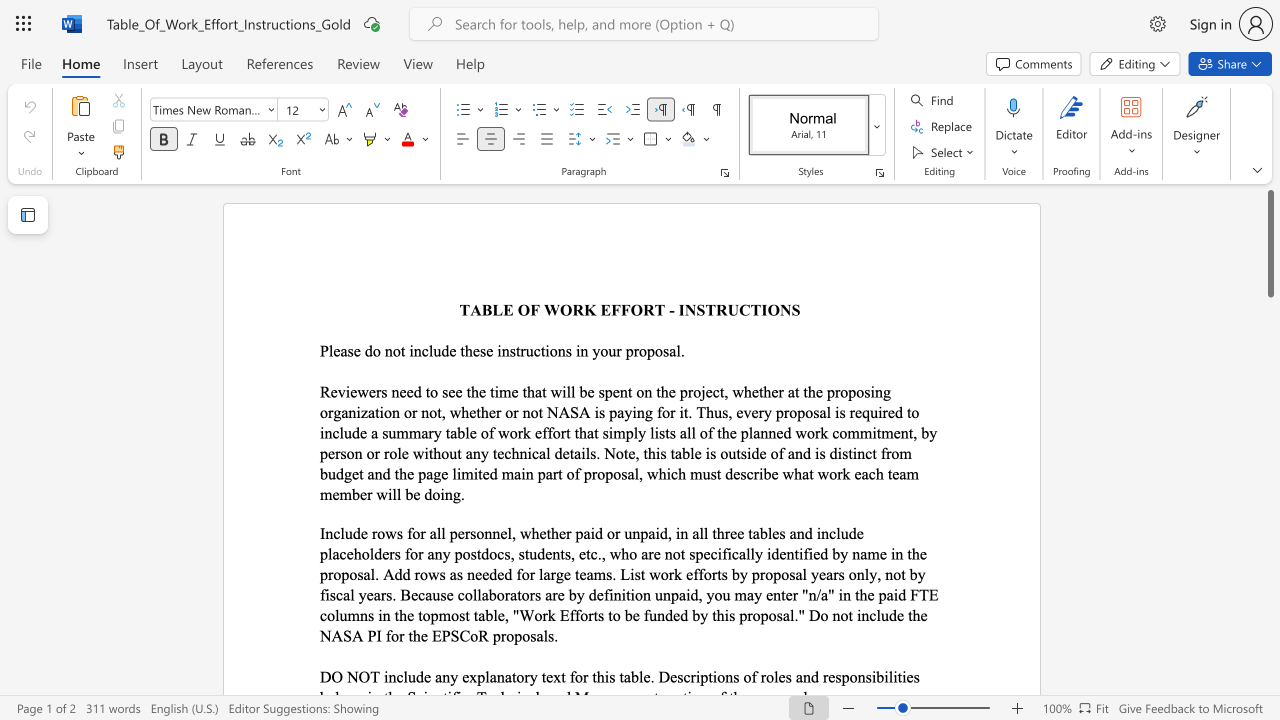  What do you see at coordinates (1269, 338) in the screenshot?
I see `the scrollbar to slide the page down` at bounding box center [1269, 338].